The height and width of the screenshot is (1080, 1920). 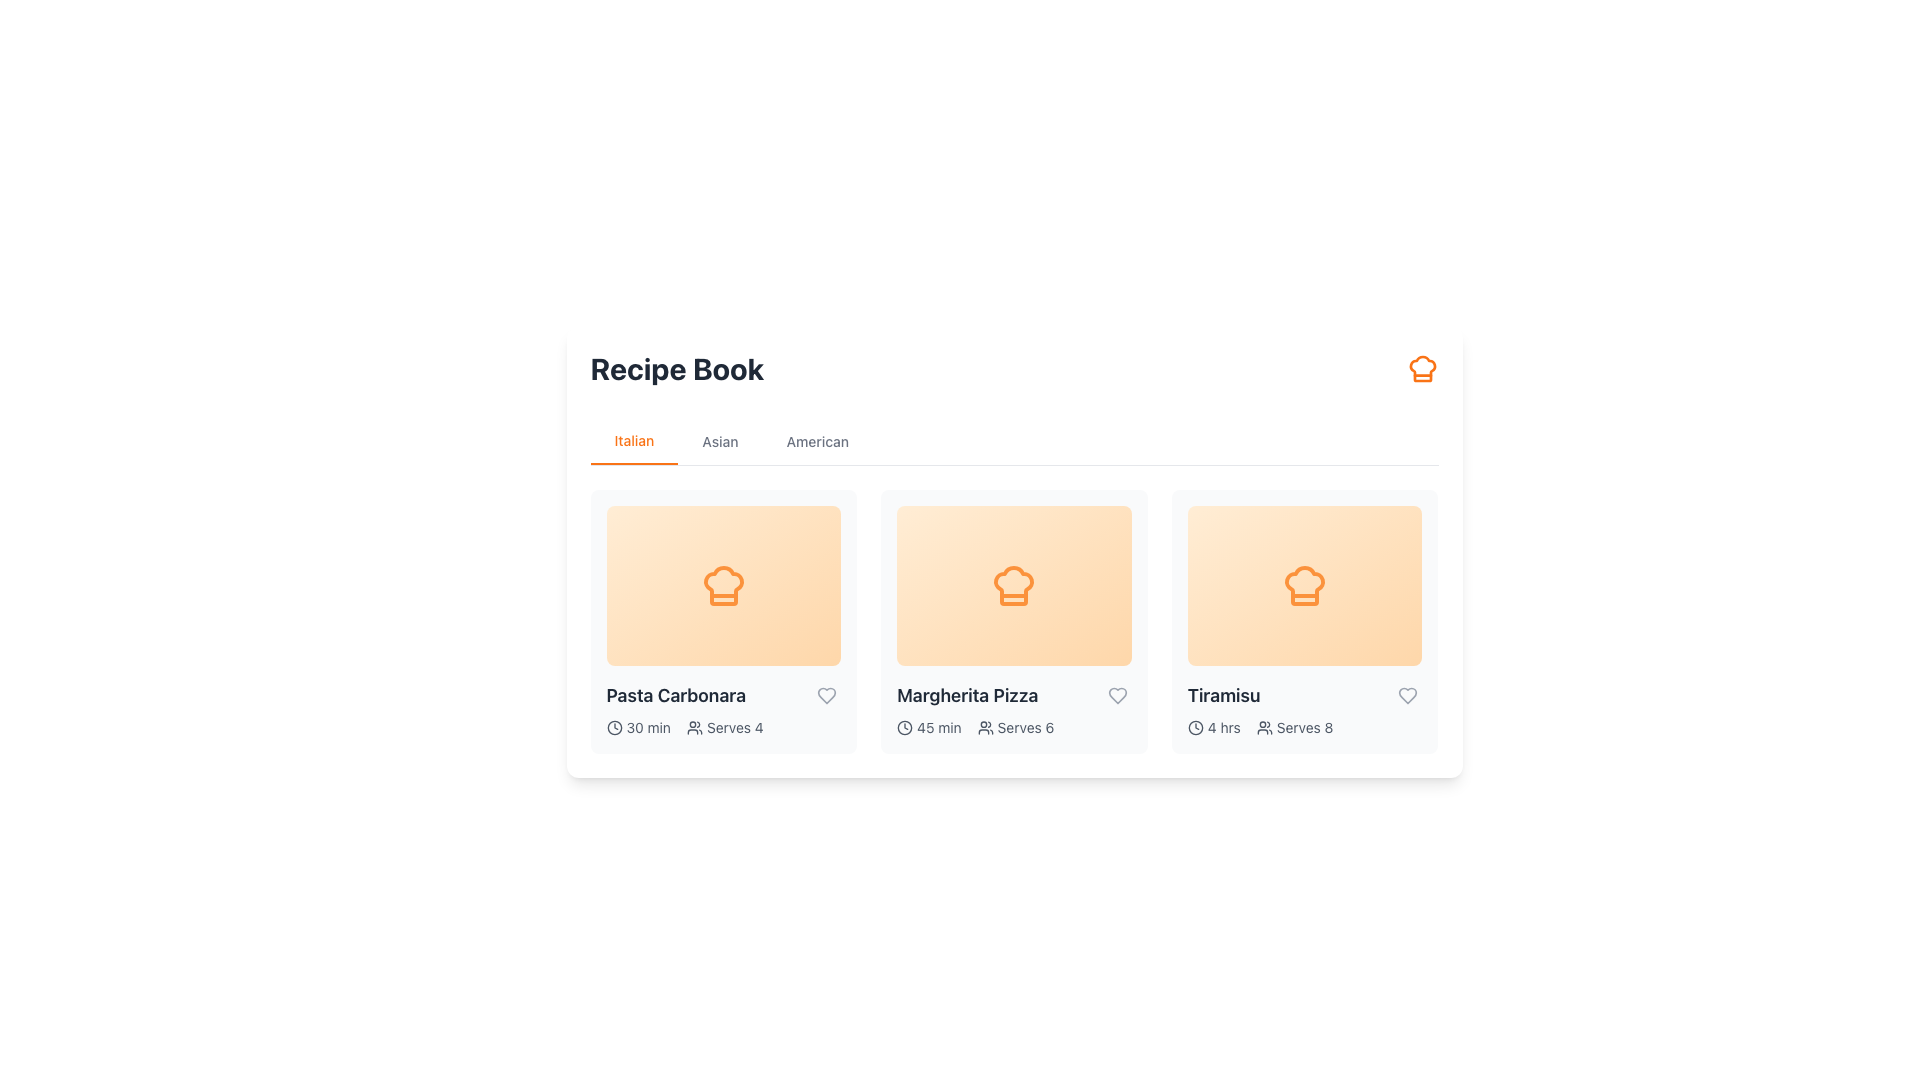 I want to click on the heart-shaped button outlined in gray, located to the right of the text 'Pasta Carbonara', so click(x=827, y=694).